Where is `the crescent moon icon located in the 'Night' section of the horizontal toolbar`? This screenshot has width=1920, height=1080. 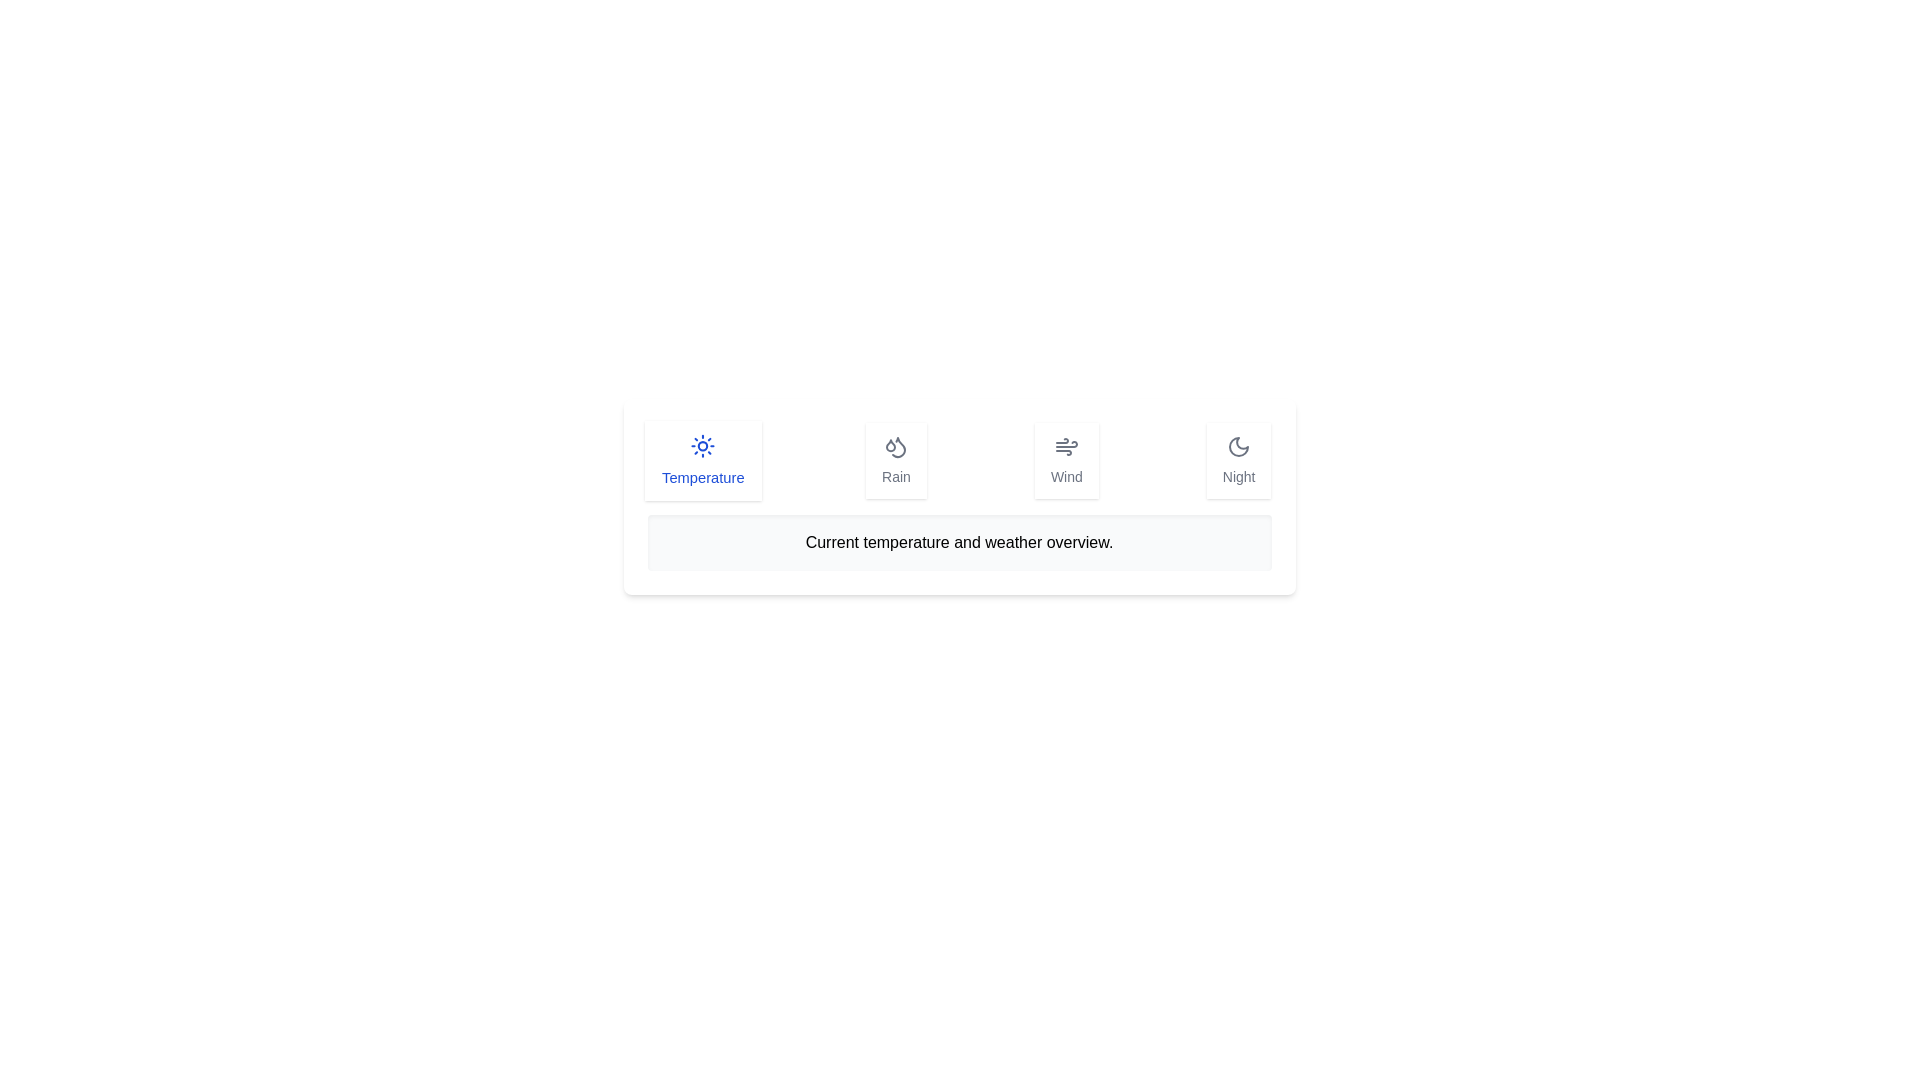
the crescent moon icon located in the 'Night' section of the horizontal toolbar is located at coordinates (1237, 446).